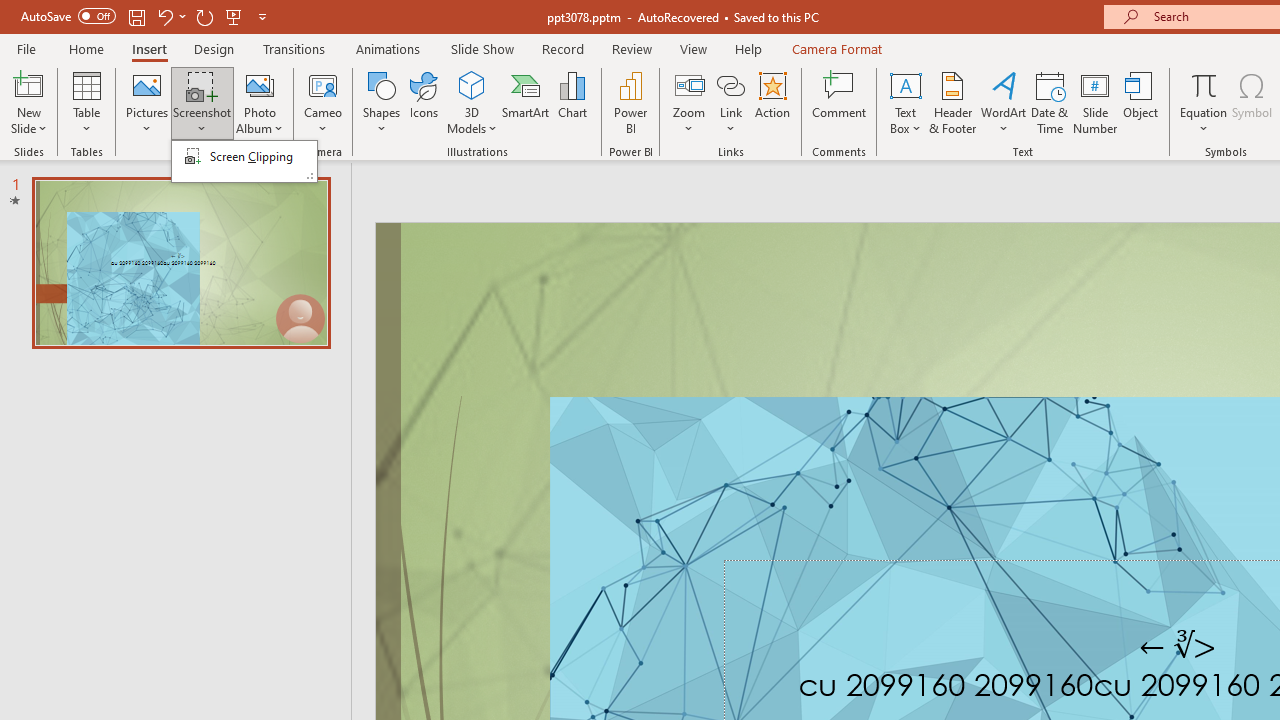 This screenshot has height=720, width=1280. What do you see at coordinates (839, 103) in the screenshot?
I see `'Comment'` at bounding box center [839, 103].